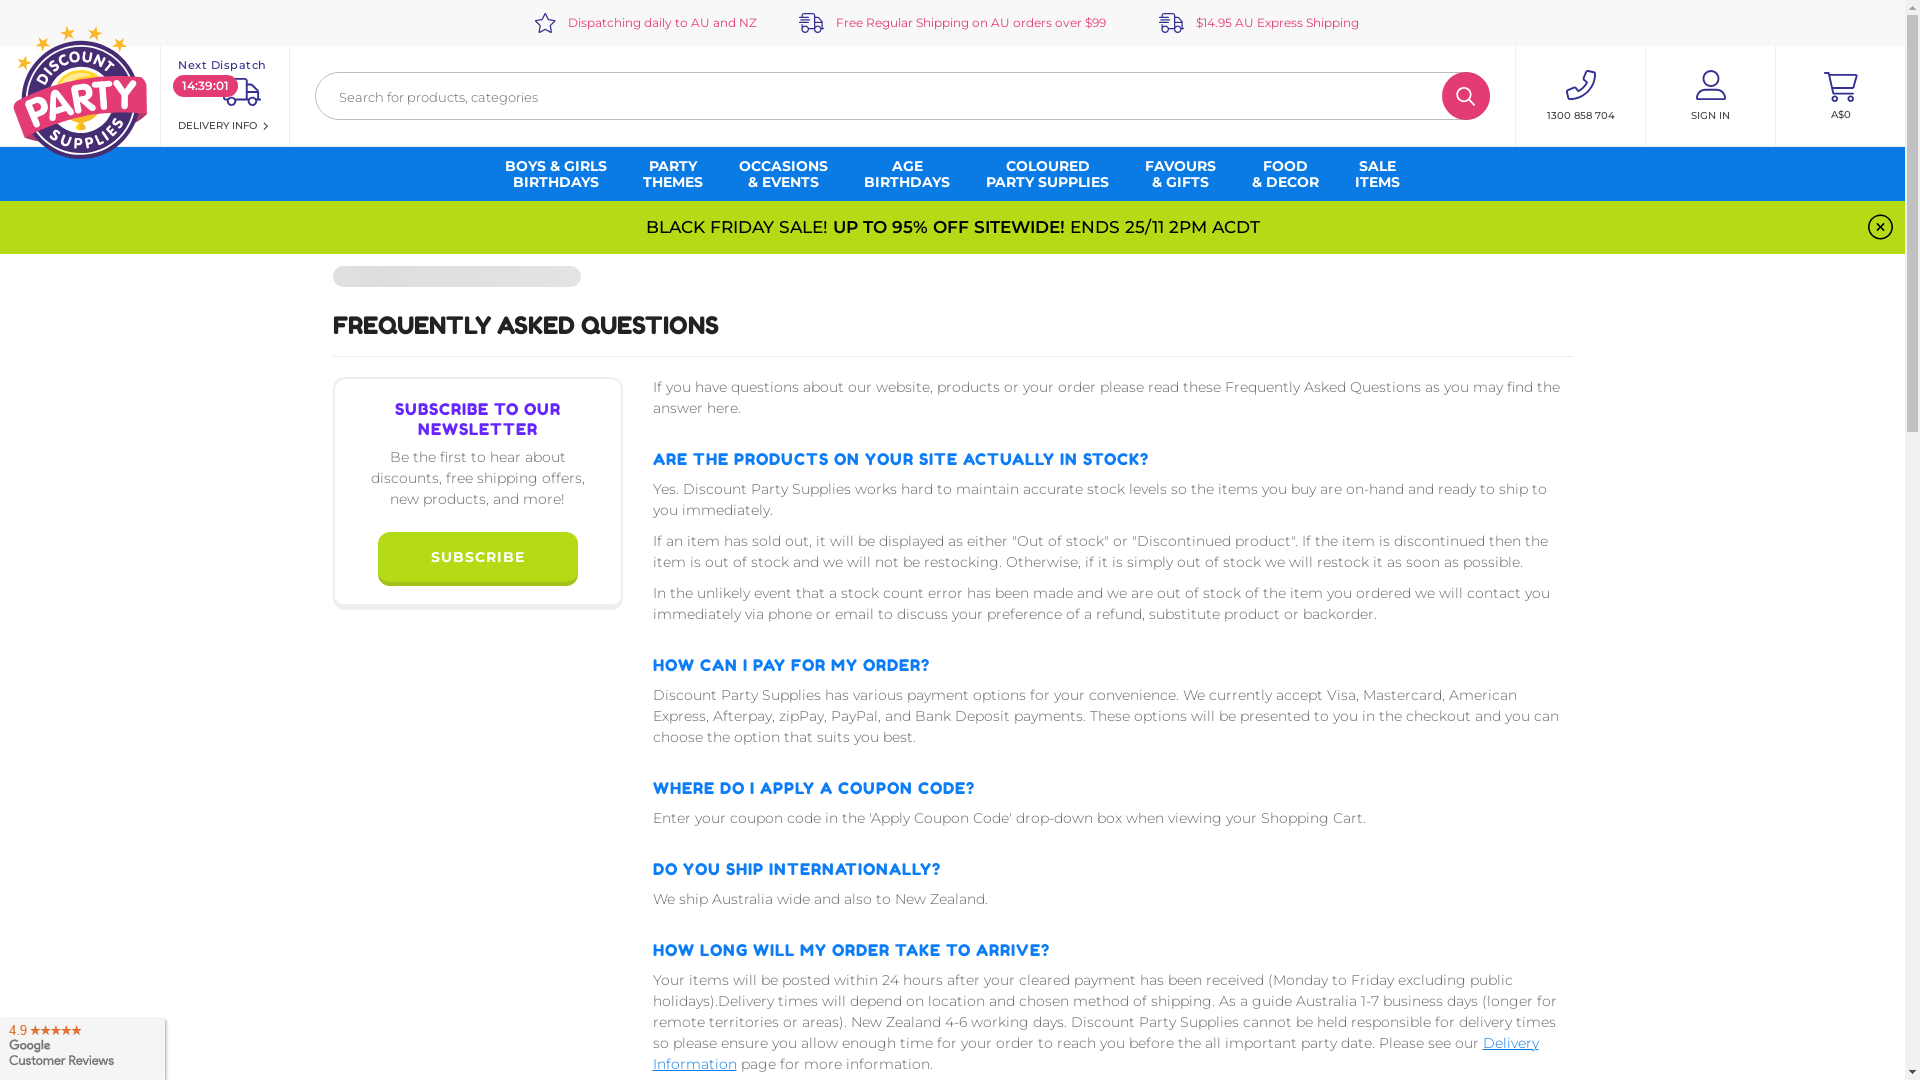 The width and height of the screenshot is (1920, 1080). Describe the element at coordinates (1840, 96) in the screenshot. I see `'A$0'` at that location.